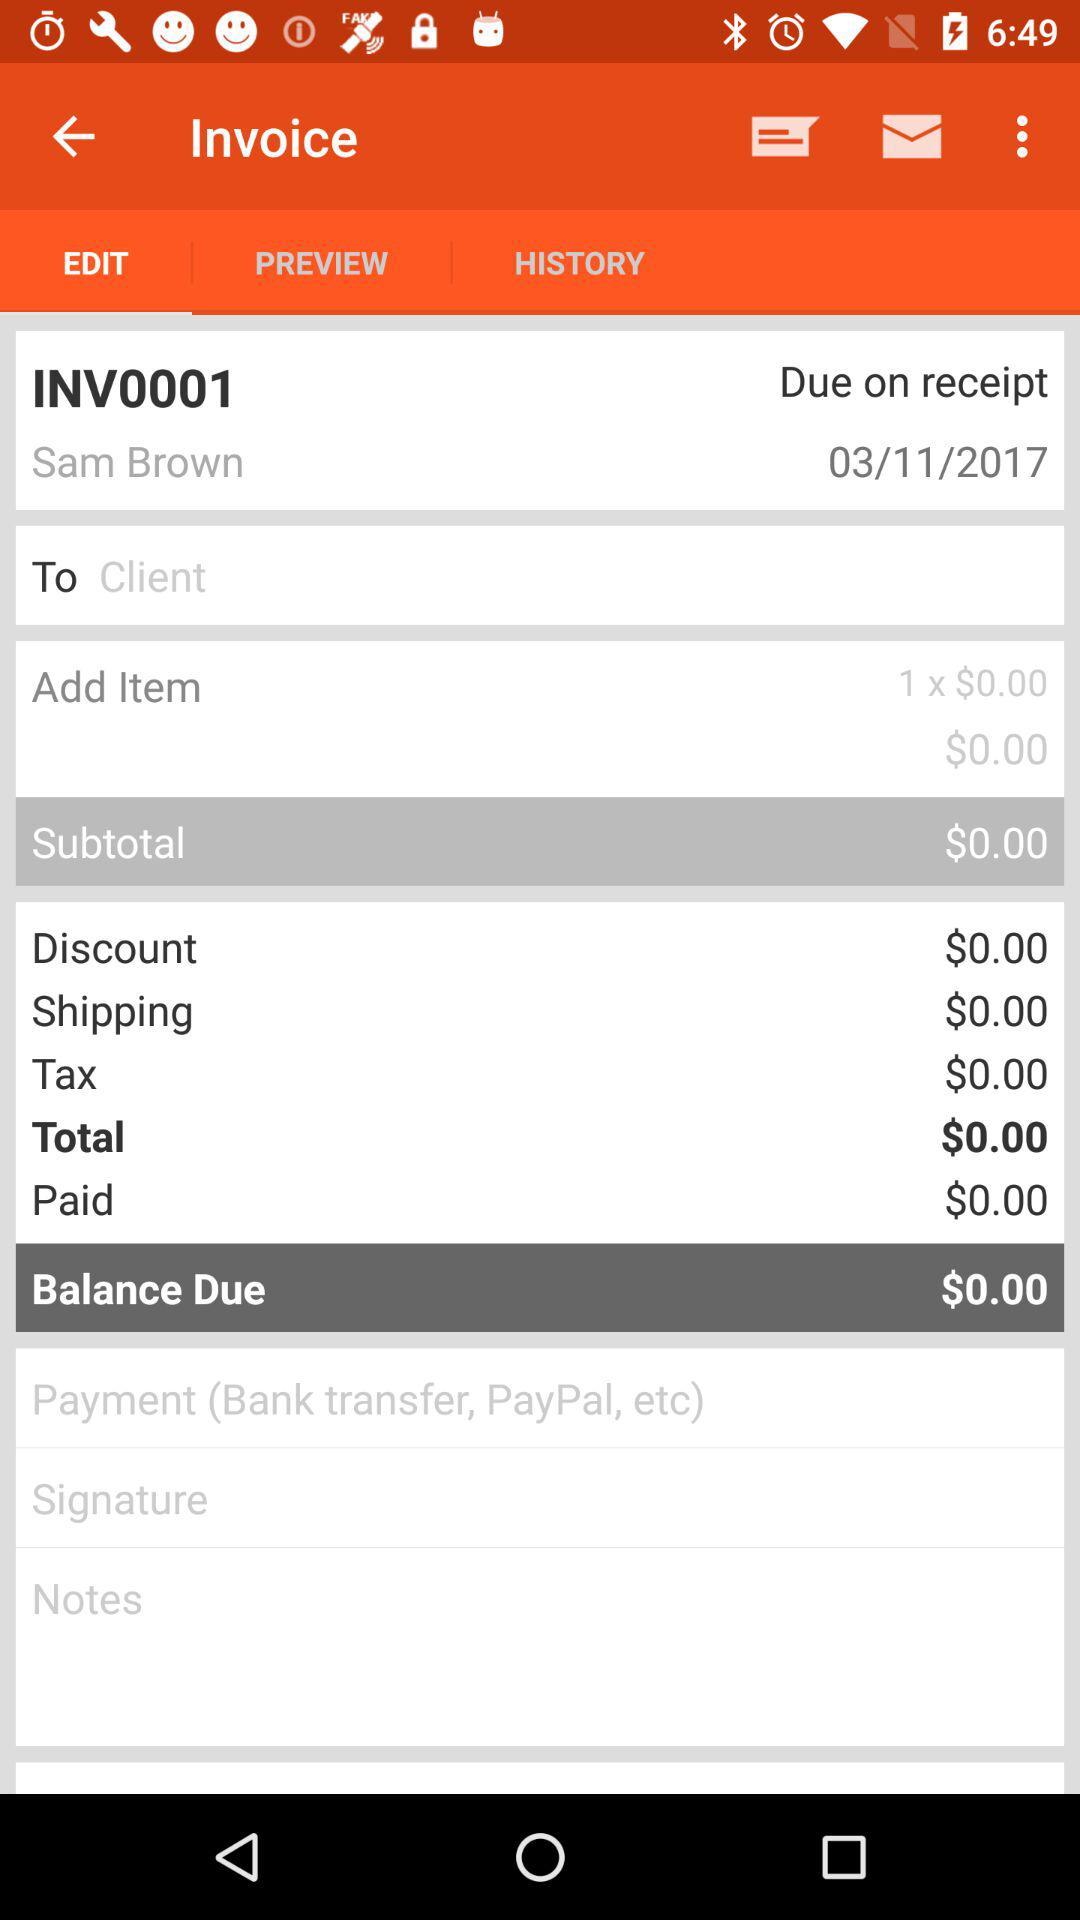 The image size is (1080, 1920). What do you see at coordinates (72, 135) in the screenshot?
I see `app above the edit icon` at bounding box center [72, 135].